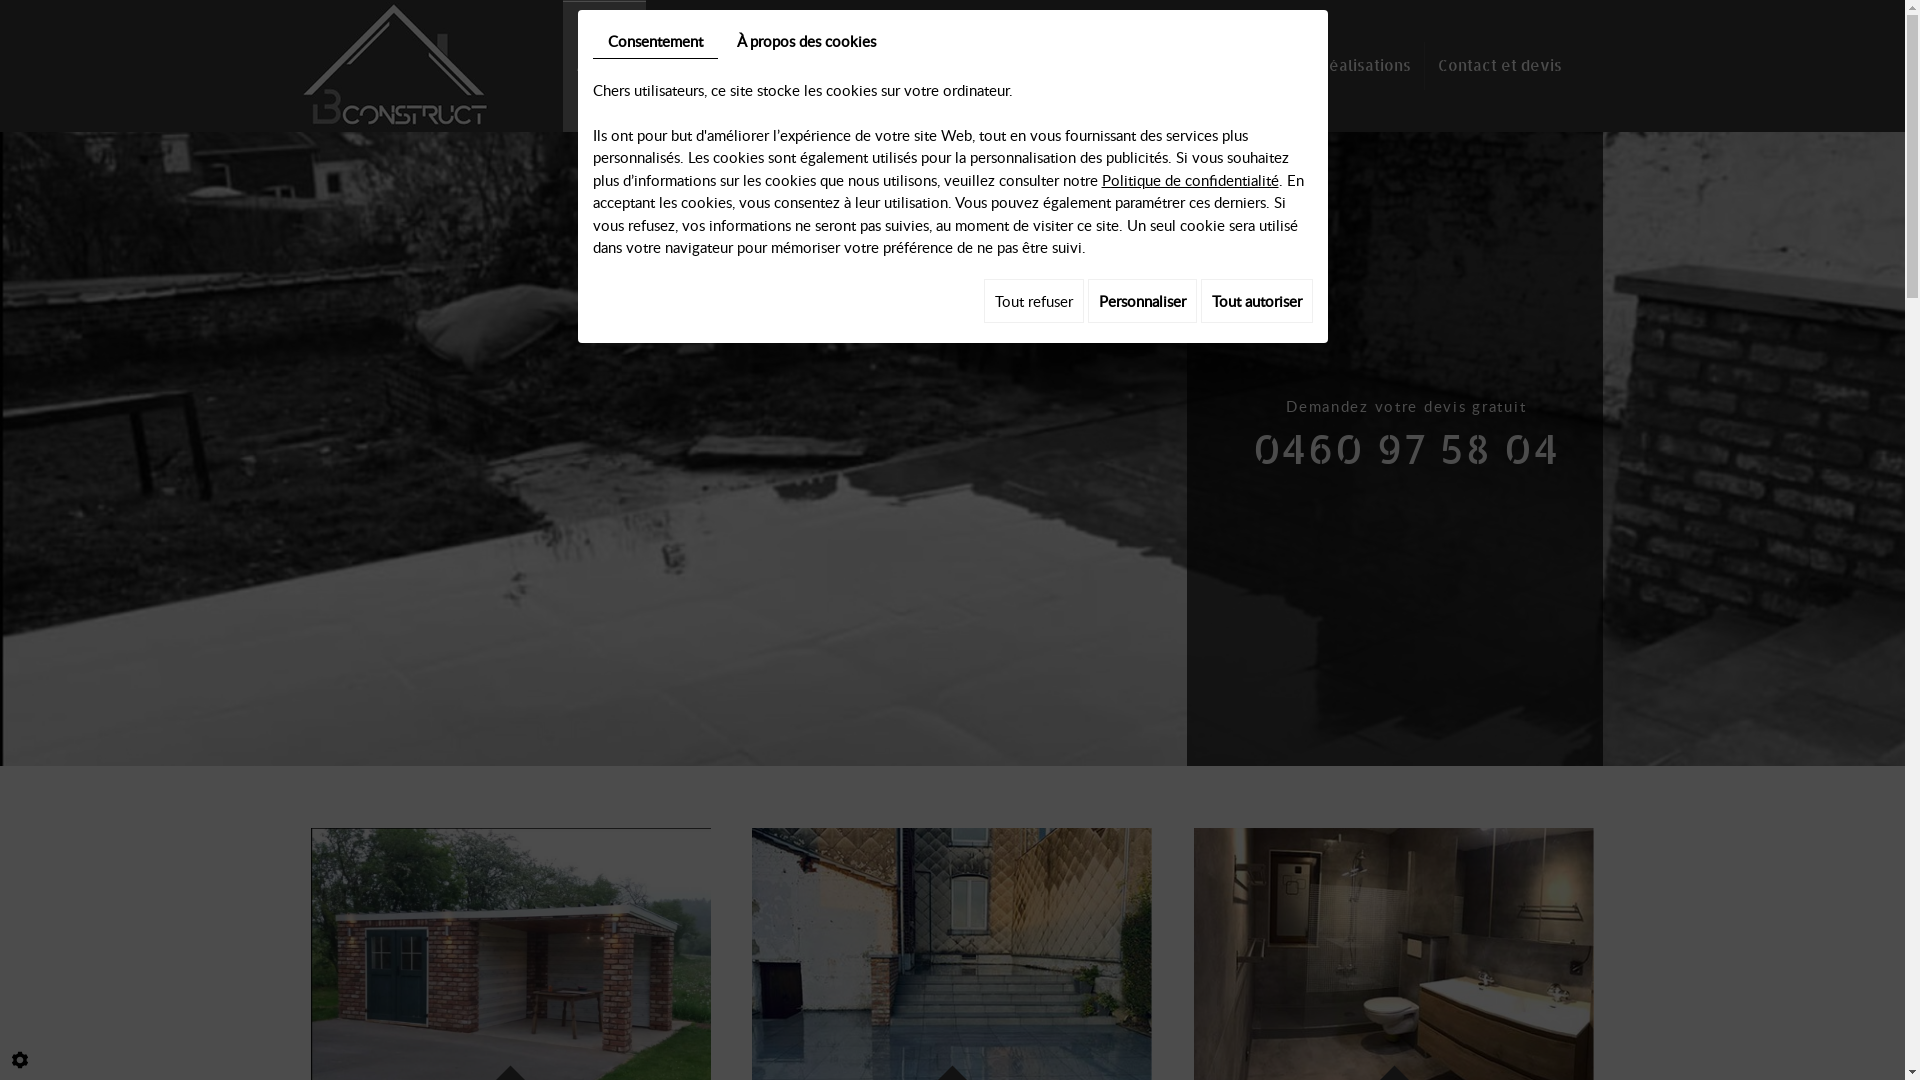 Image resolution: width=1920 pixels, height=1080 pixels. Describe the element at coordinates (560, 64) in the screenshot. I see `'Accueil'` at that location.